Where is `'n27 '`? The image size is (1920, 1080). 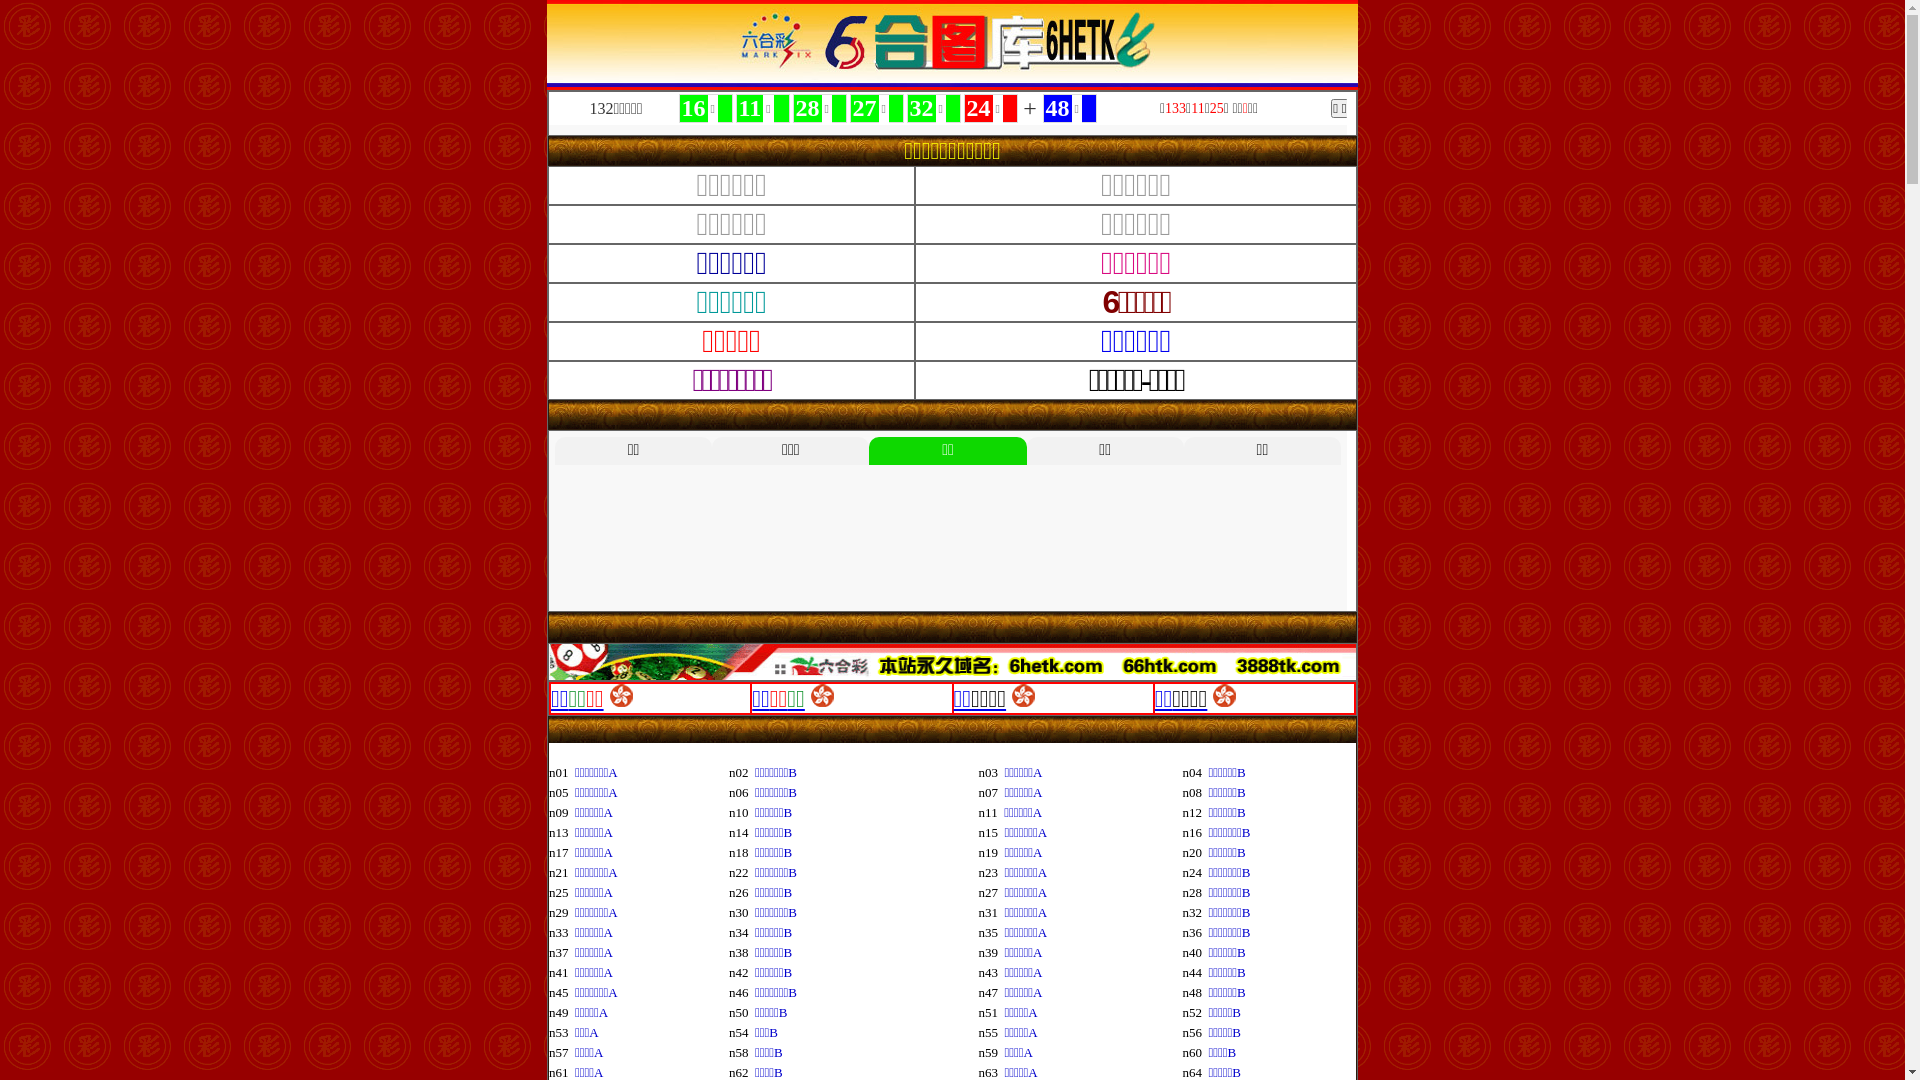 'n27 ' is located at coordinates (992, 891).